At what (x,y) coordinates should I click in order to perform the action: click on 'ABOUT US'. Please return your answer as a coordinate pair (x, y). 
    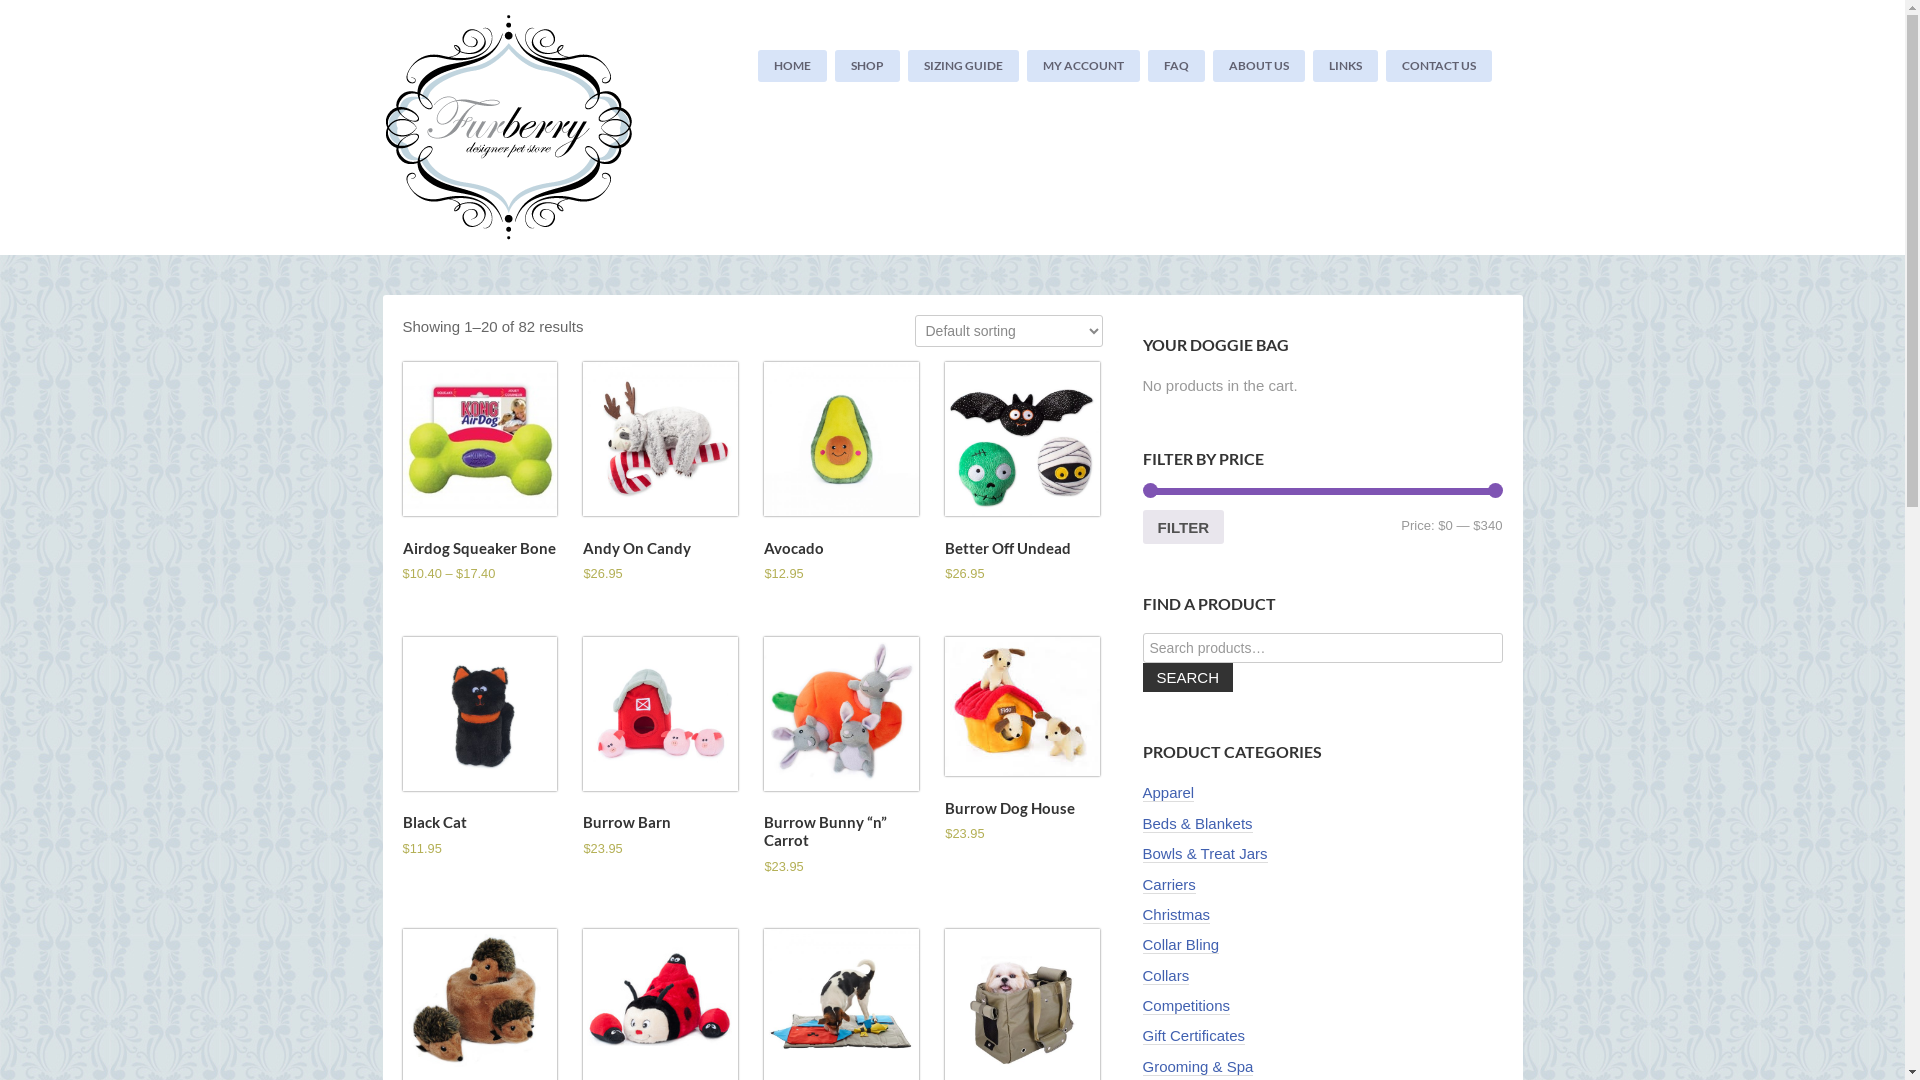
    Looking at the image, I should click on (1257, 64).